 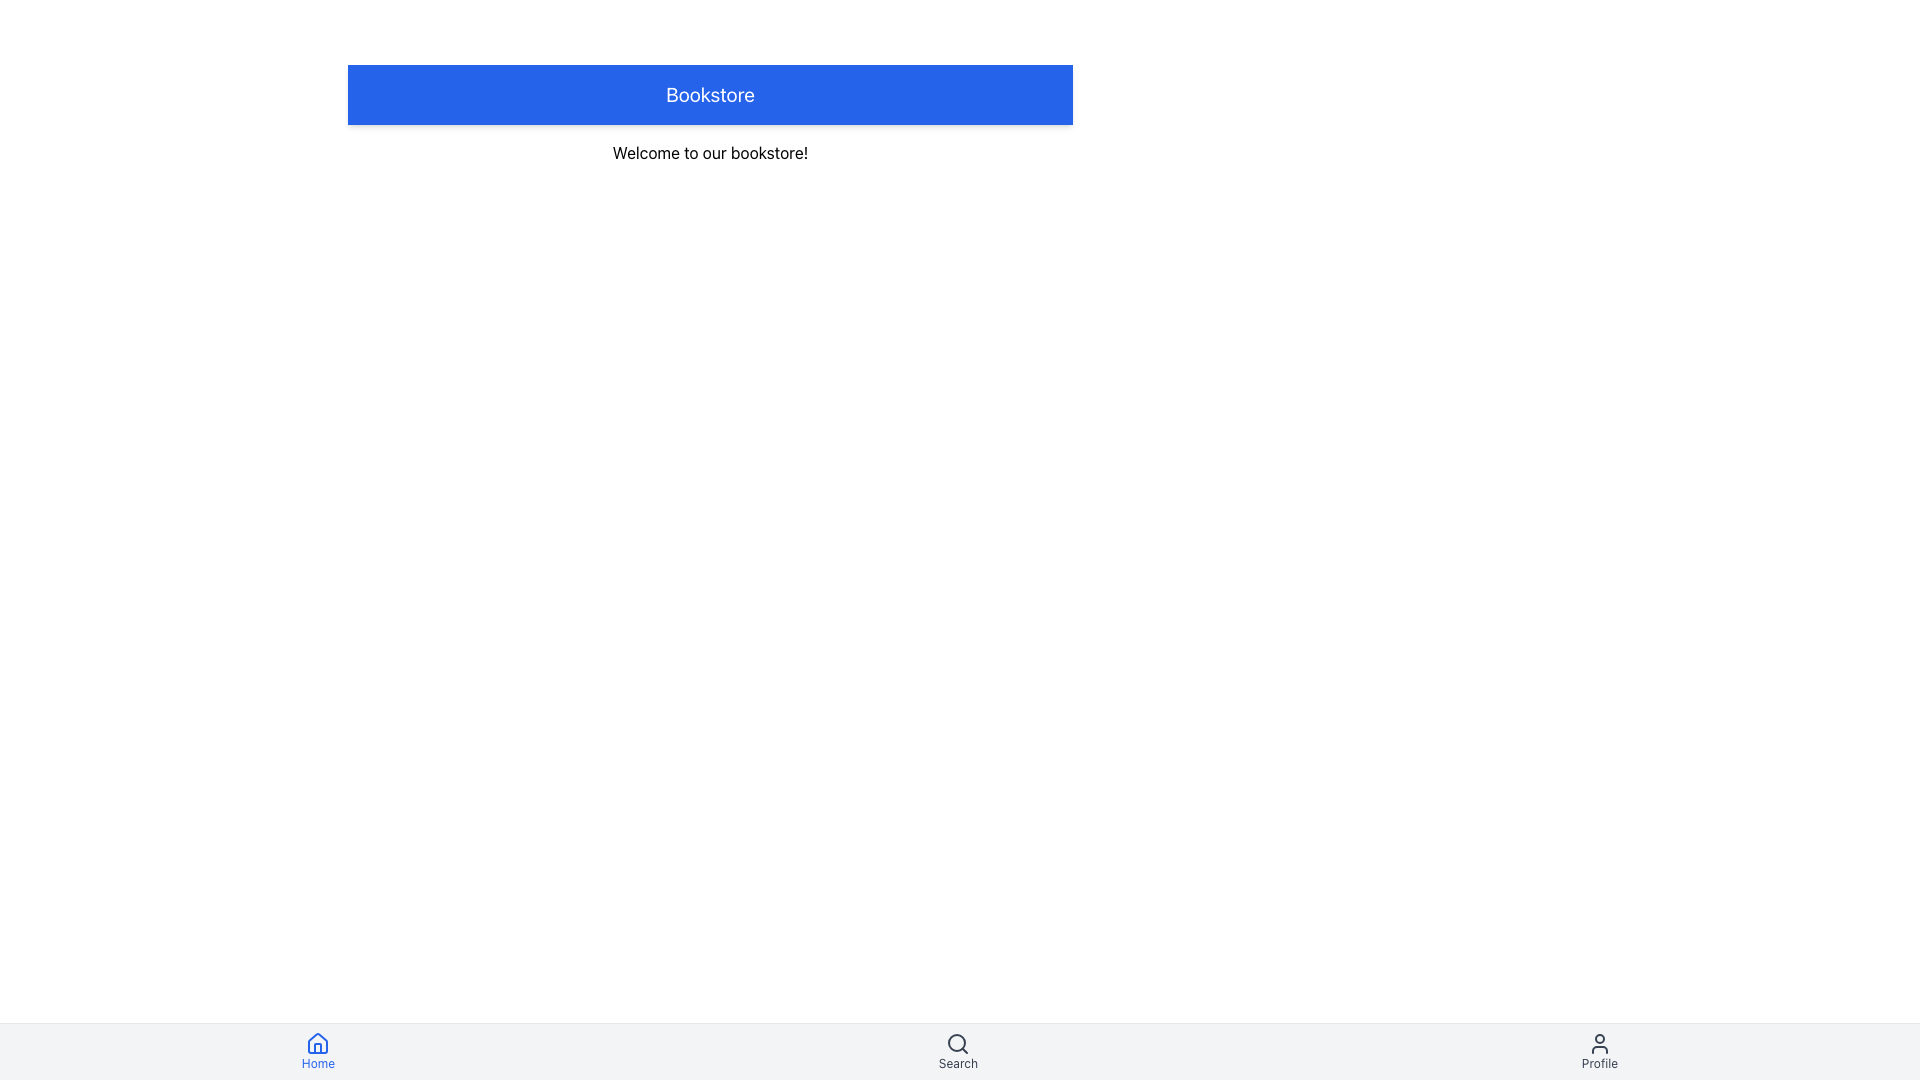 What do you see at coordinates (957, 1043) in the screenshot?
I see `the magnifying glass icon located in the bottom navigation bar` at bounding box center [957, 1043].